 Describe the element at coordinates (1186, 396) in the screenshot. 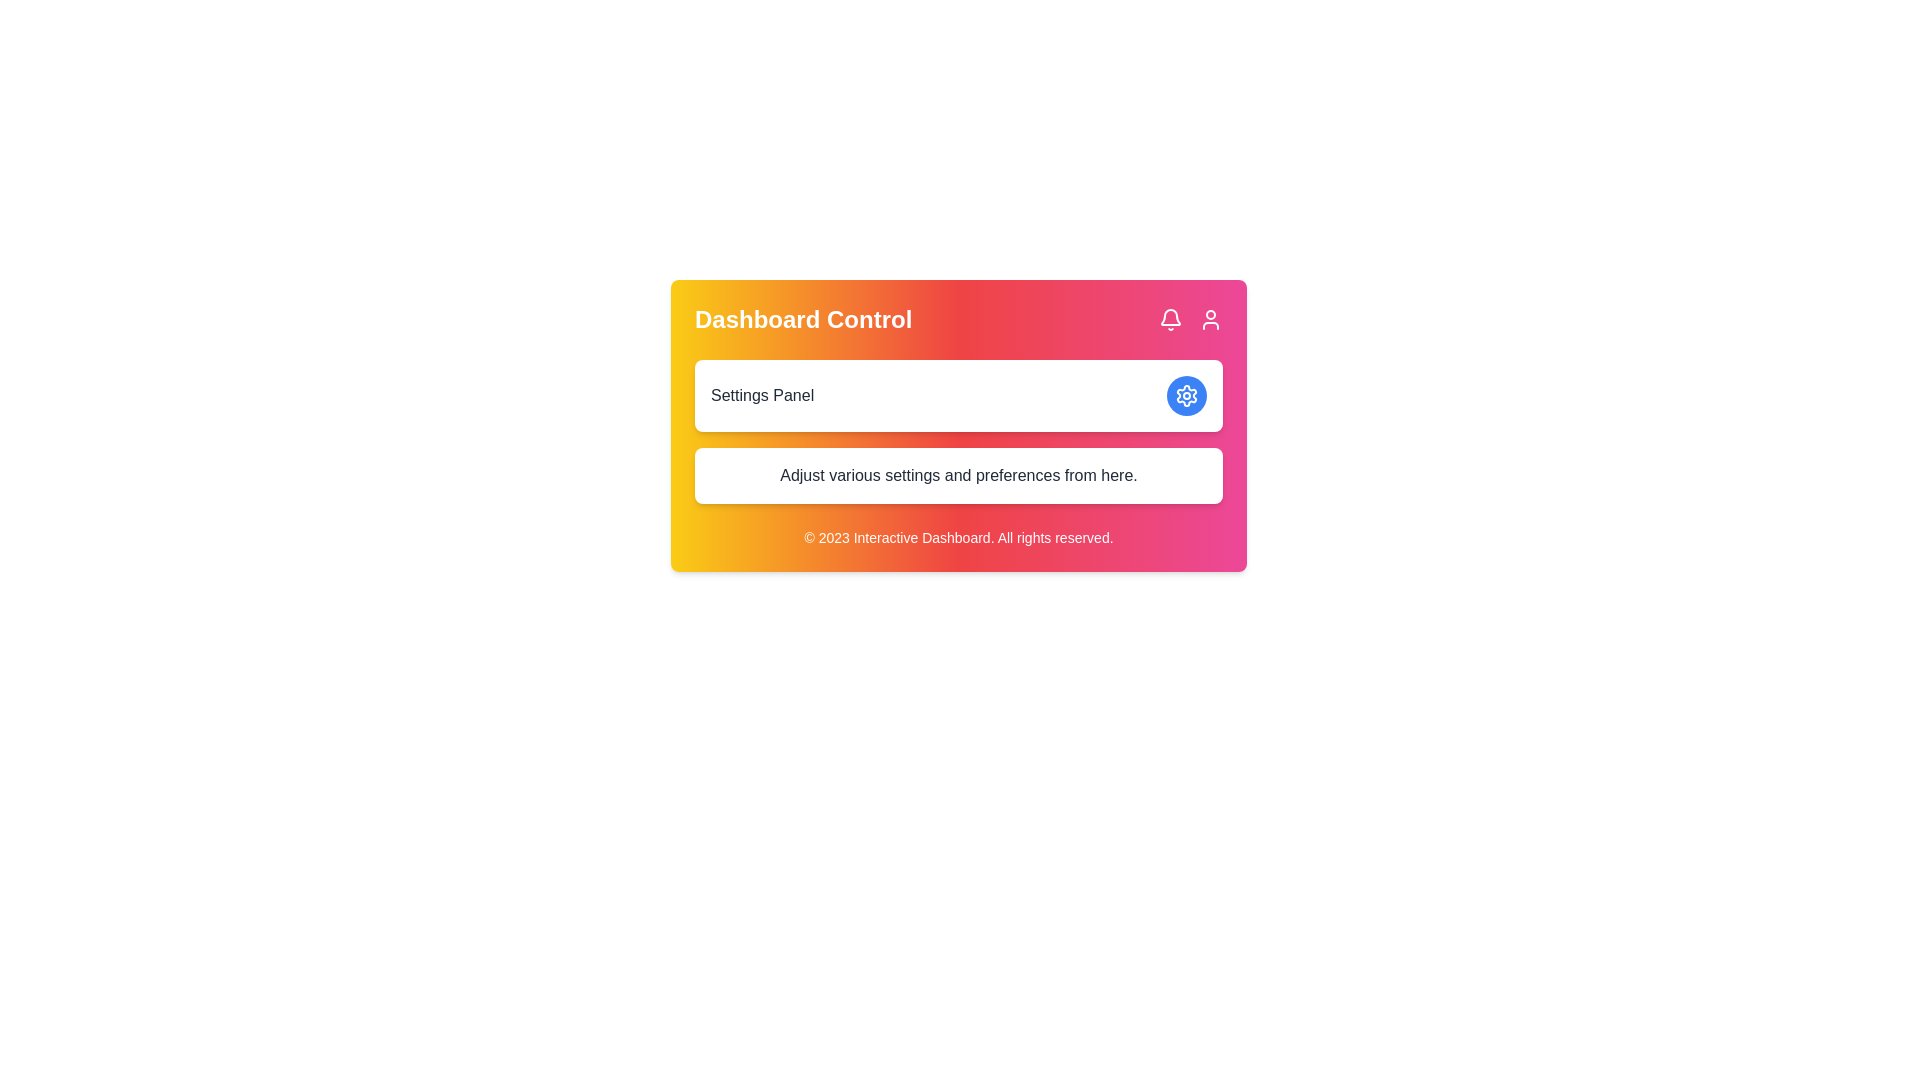

I see `the small gear-shaped icon in white, which is centered within the blue circular button on the right side of the 'Settings Panel' label` at that location.